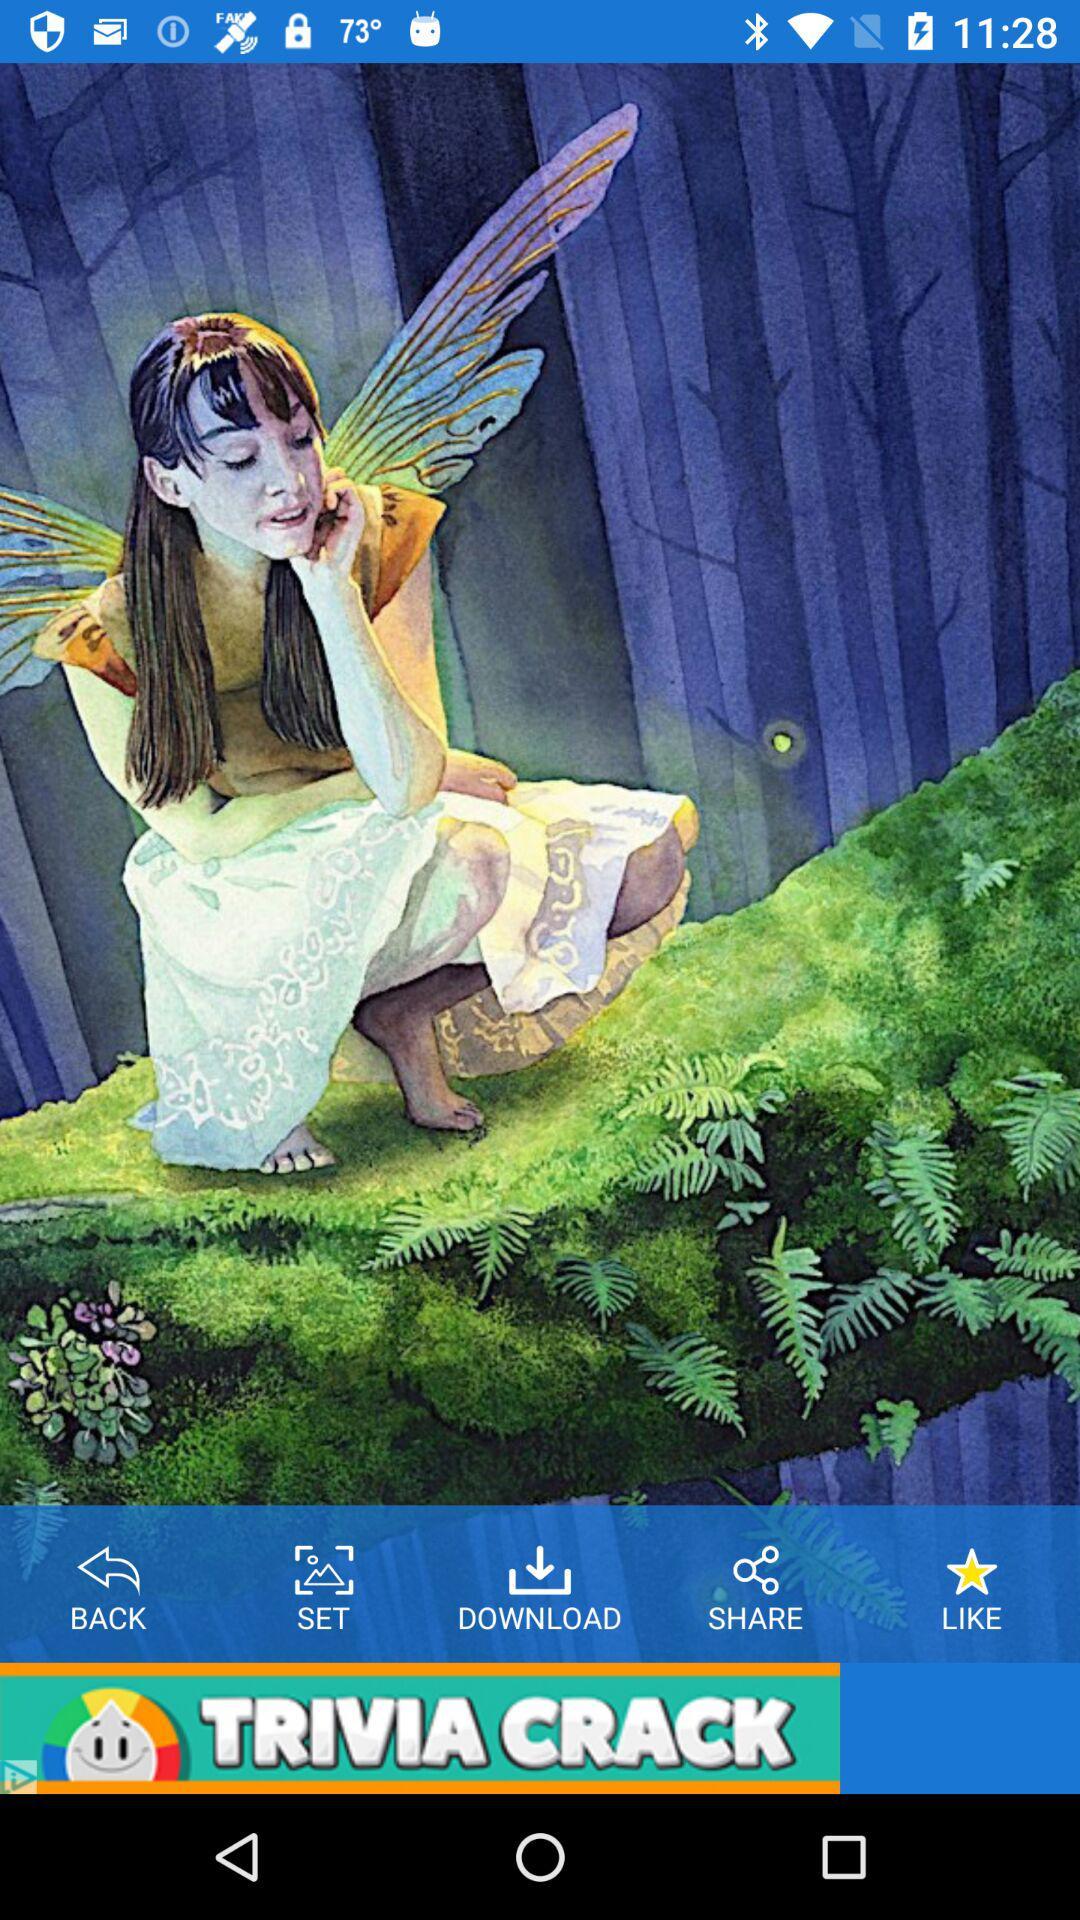 The width and height of the screenshot is (1080, 1920). What do you see at coordinates (108, 1562) in the screenshot?
I see `go back` at bounding box center [108, 1562].